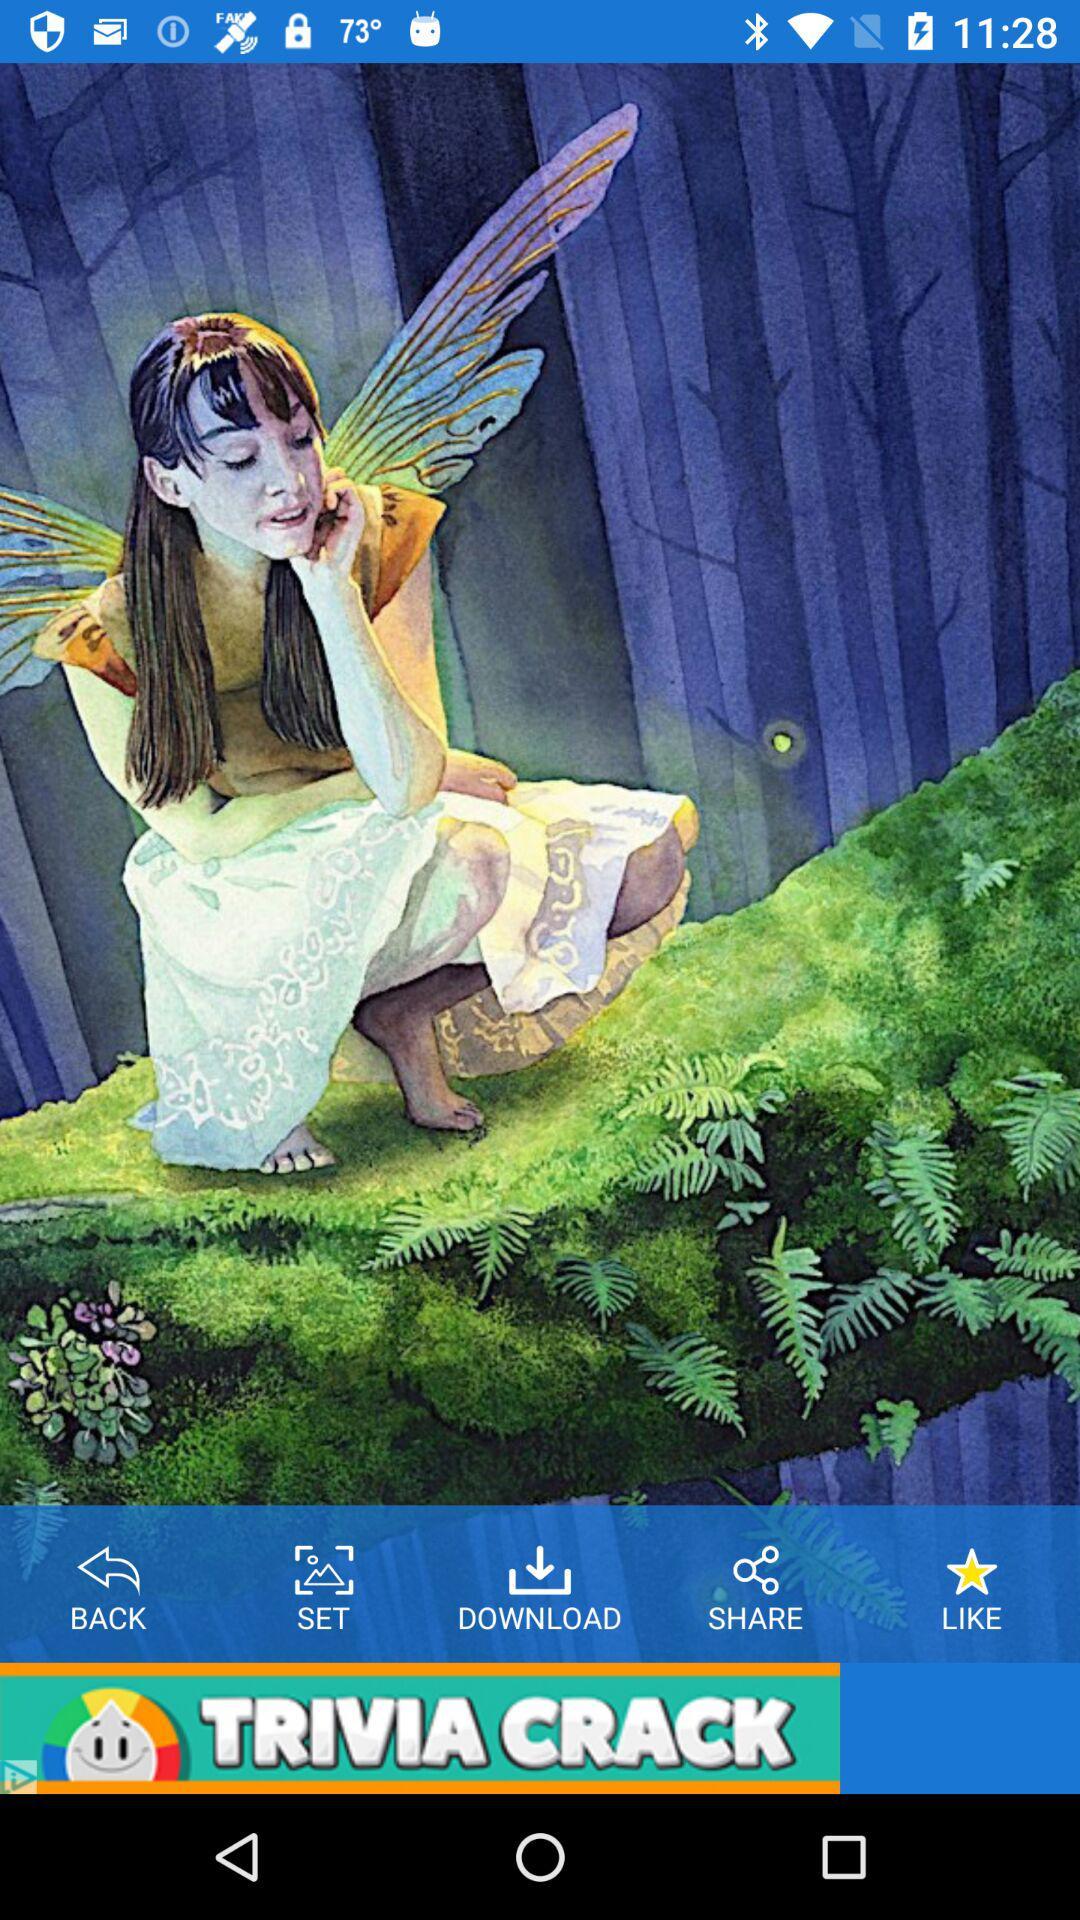 The width and height of the screenshot is (1080, 1920). What do you see at coordinates (108, 1562) in the screenshot?
I see `go back` at bounding box center [108, 1562].